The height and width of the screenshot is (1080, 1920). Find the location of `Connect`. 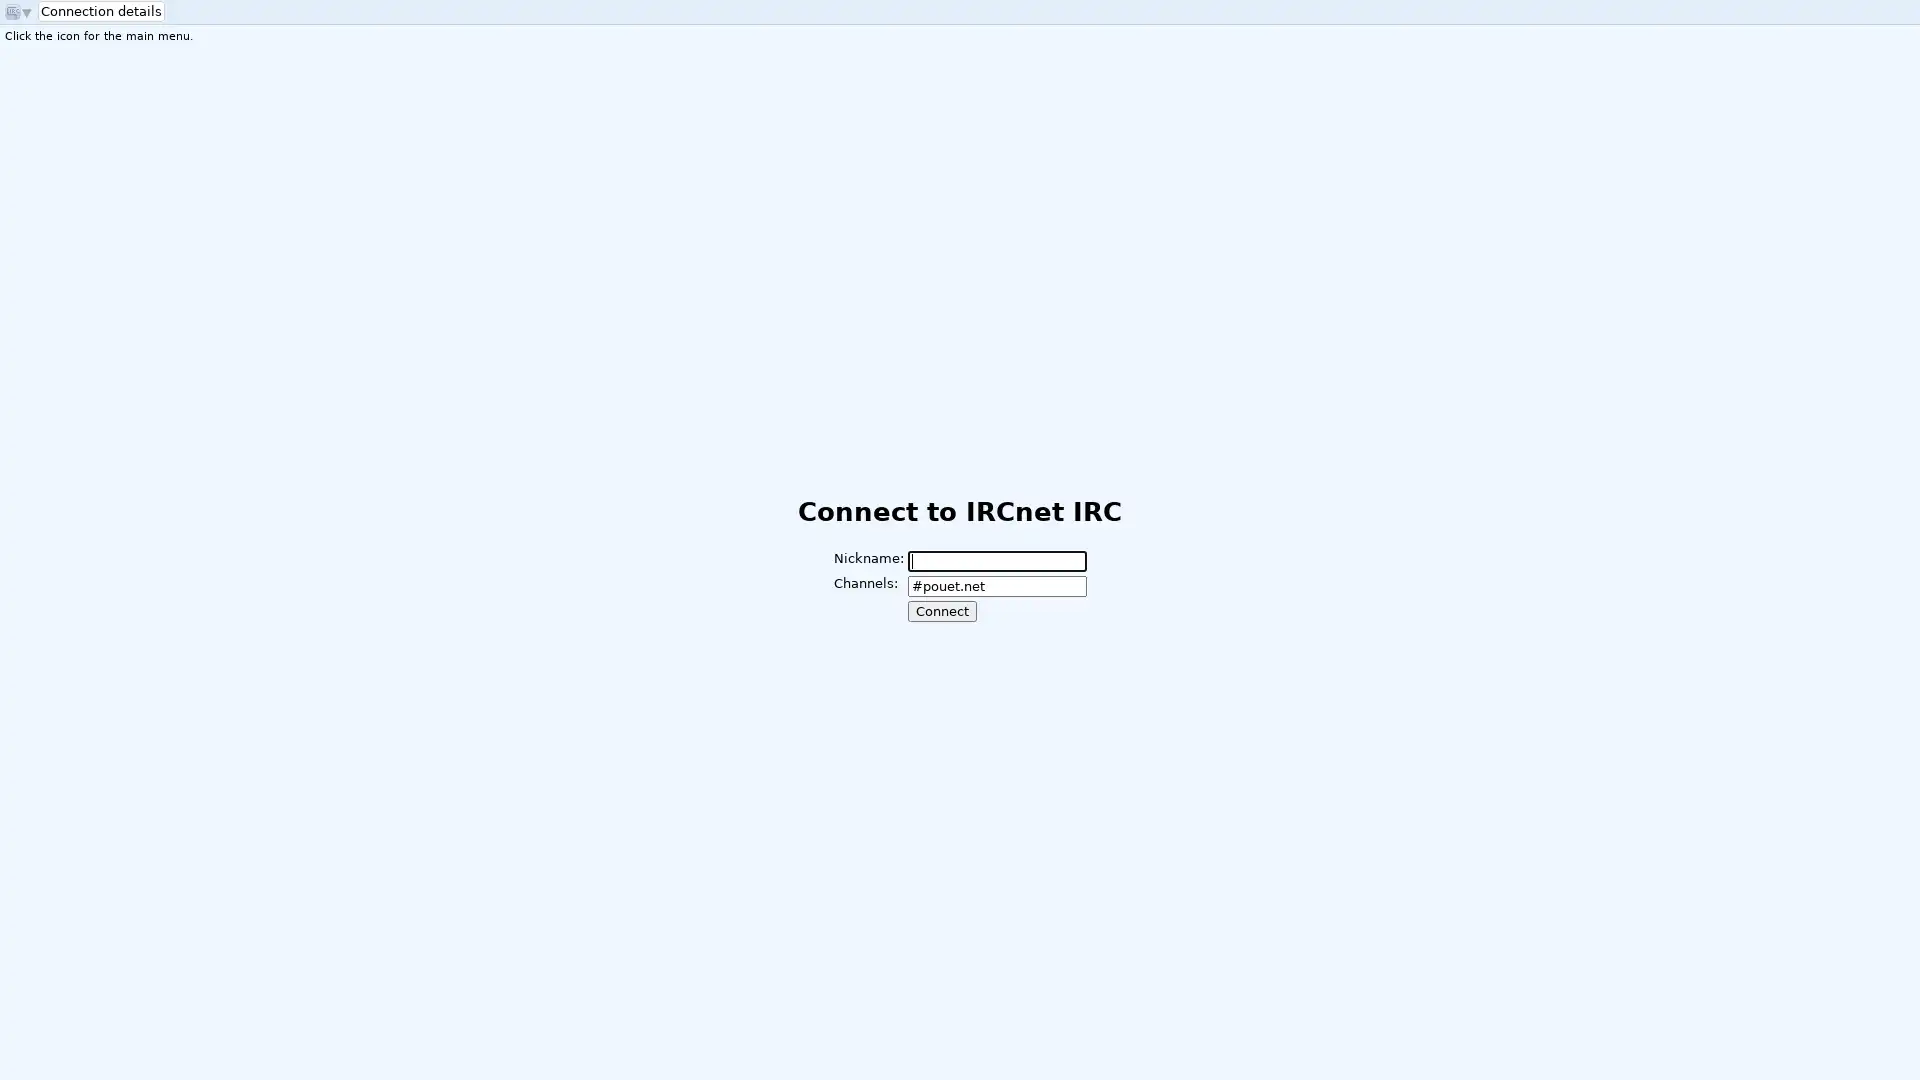

Connect is located at coordinates (940, 610).